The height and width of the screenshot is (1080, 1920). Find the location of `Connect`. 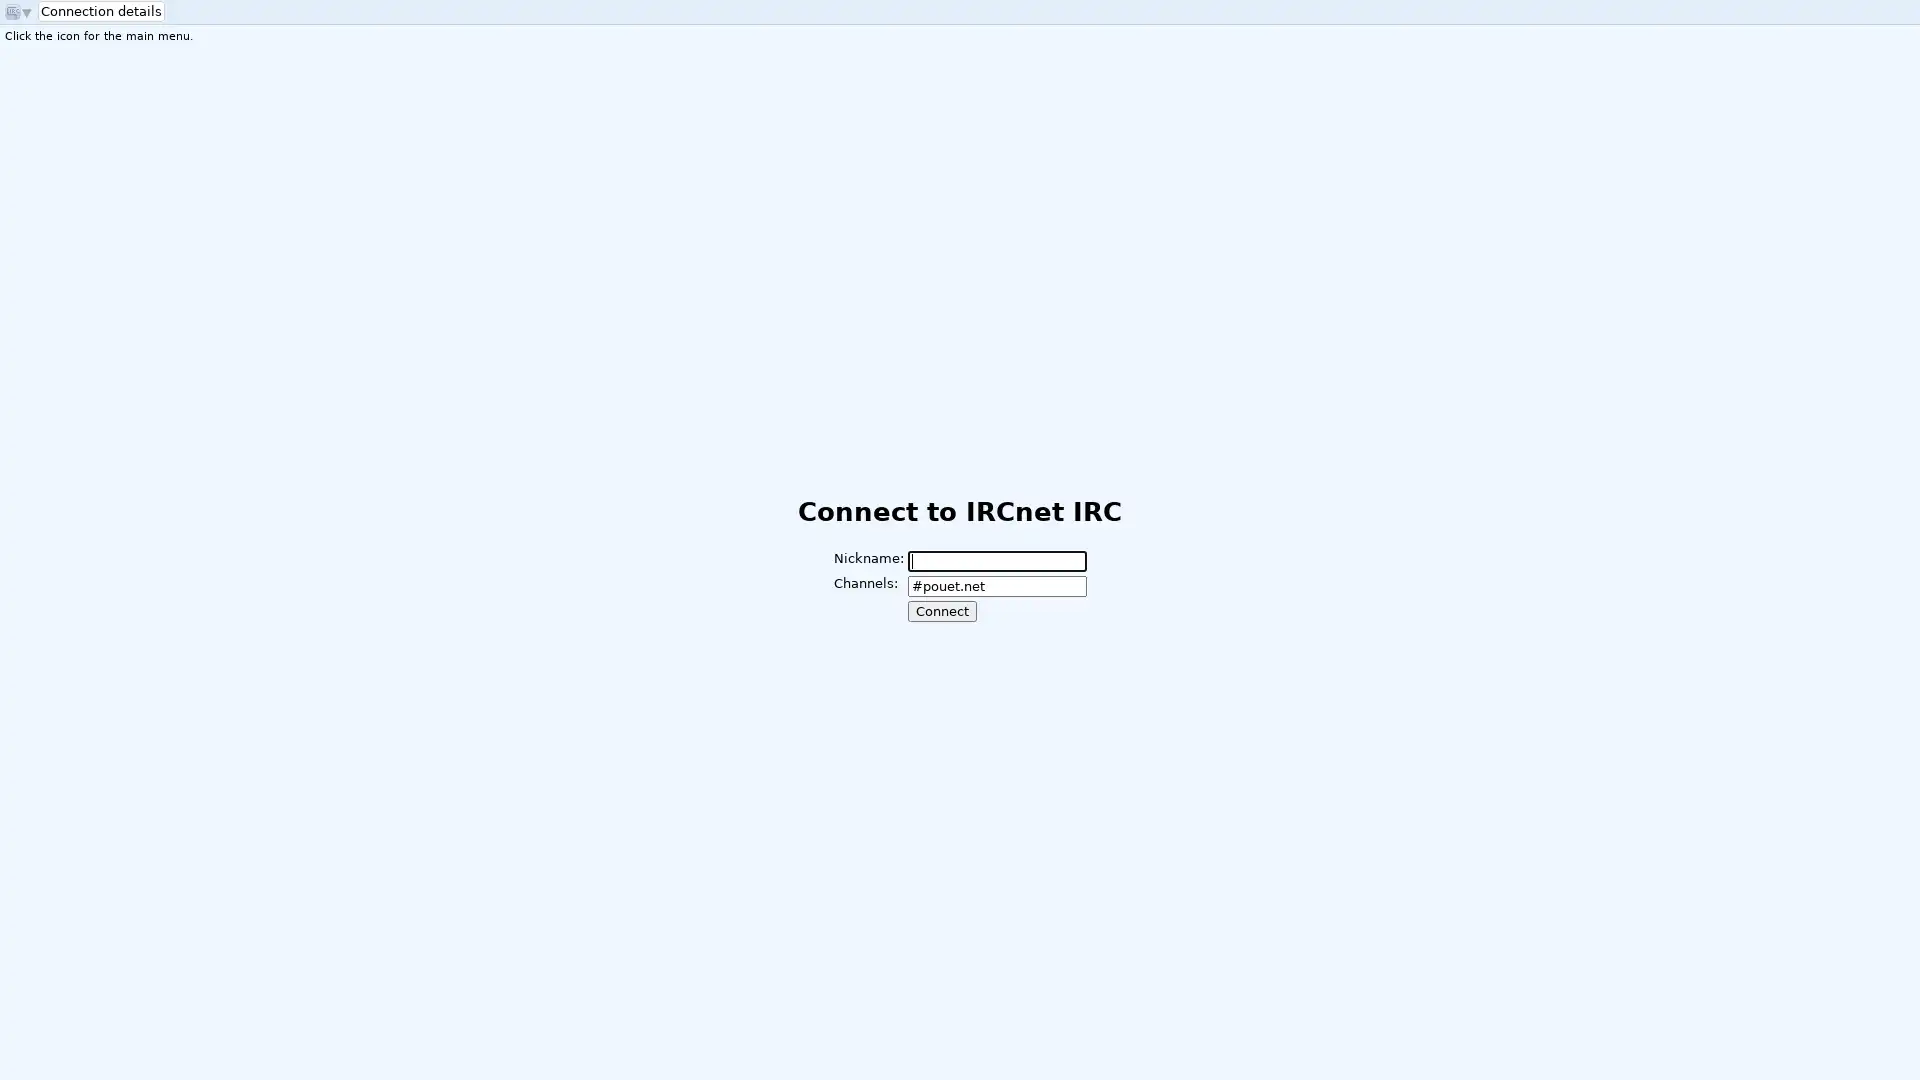

Connect is located at coordinates (940, 610).